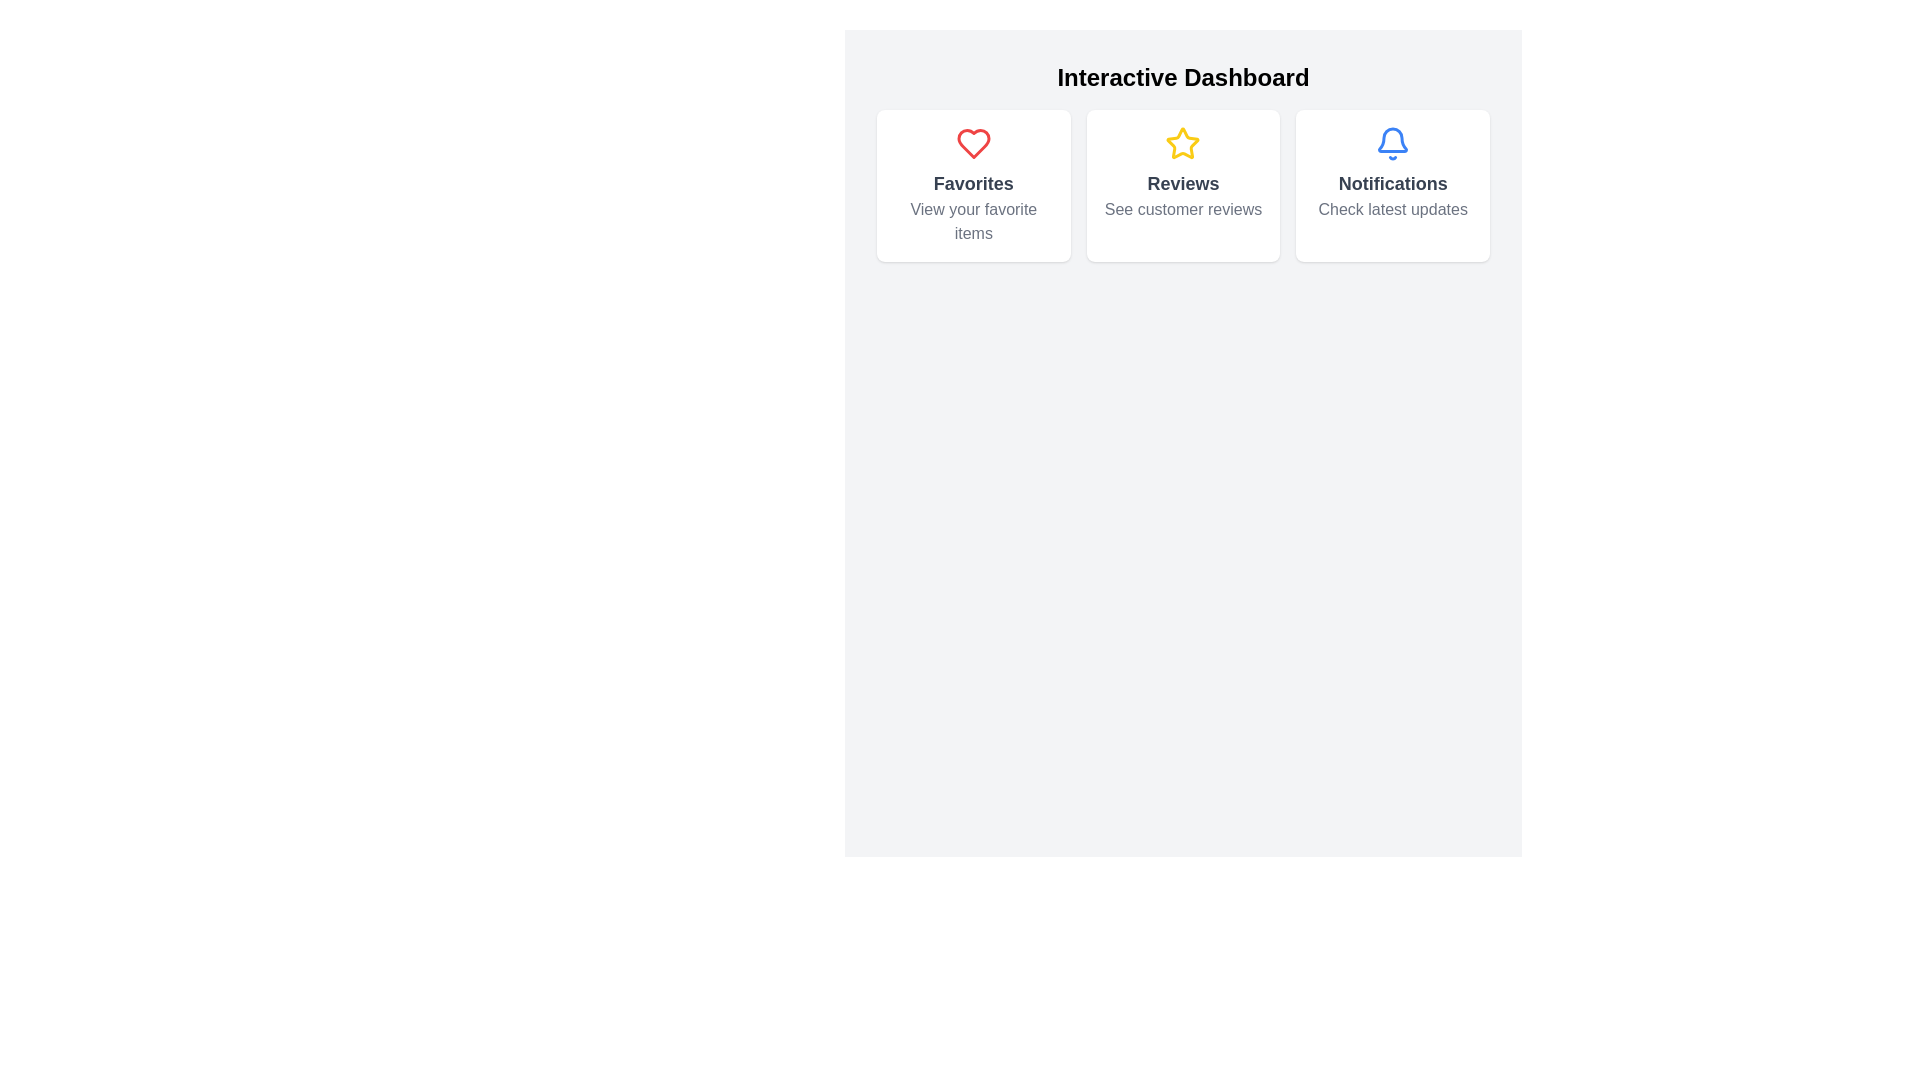  I want to click on the yellow star icon with a hollow center located above the text 'See customer reviews' in the 'Reviews' panel, so click(1183, 142).